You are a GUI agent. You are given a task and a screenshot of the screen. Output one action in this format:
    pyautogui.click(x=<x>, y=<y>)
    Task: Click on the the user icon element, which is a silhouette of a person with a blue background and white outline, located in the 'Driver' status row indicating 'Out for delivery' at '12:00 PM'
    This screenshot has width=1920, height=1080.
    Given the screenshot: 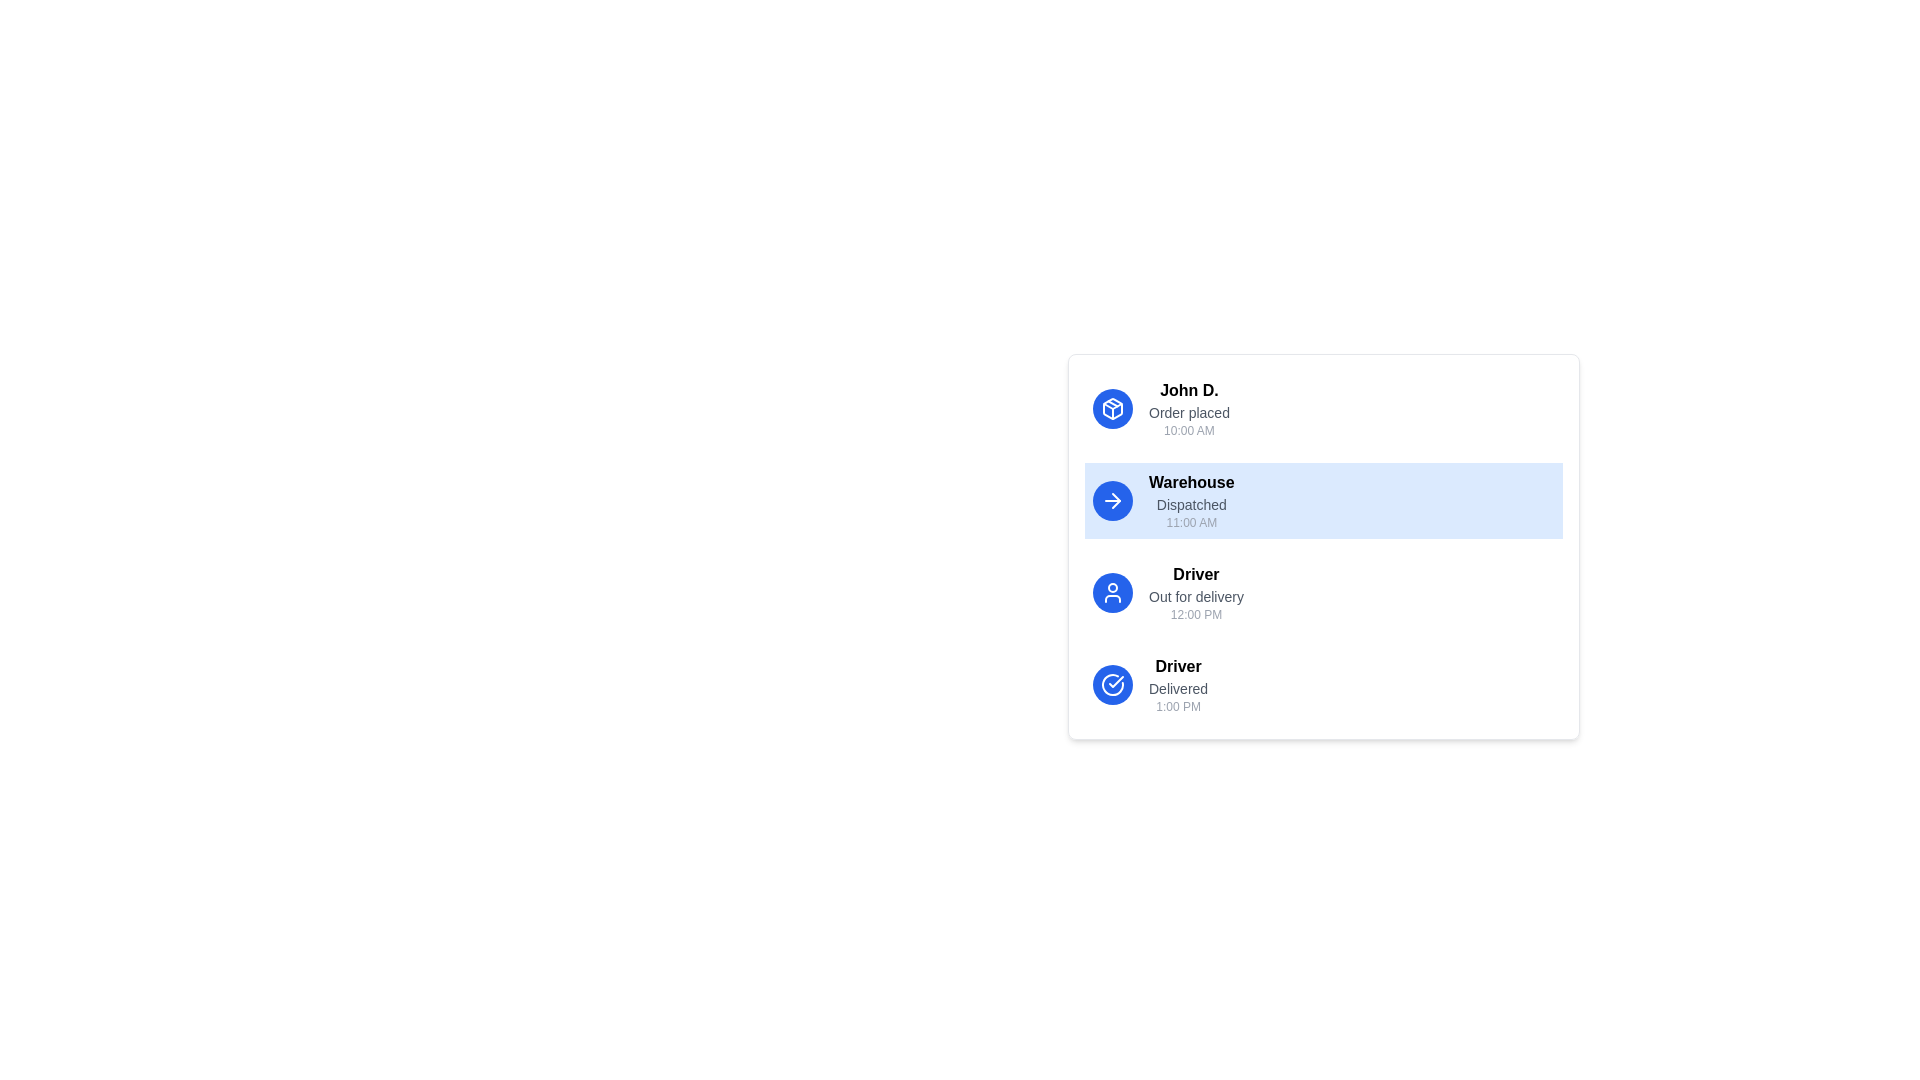 What is the action you would take?
    pyautogui.click(x=1112, y=592)
    